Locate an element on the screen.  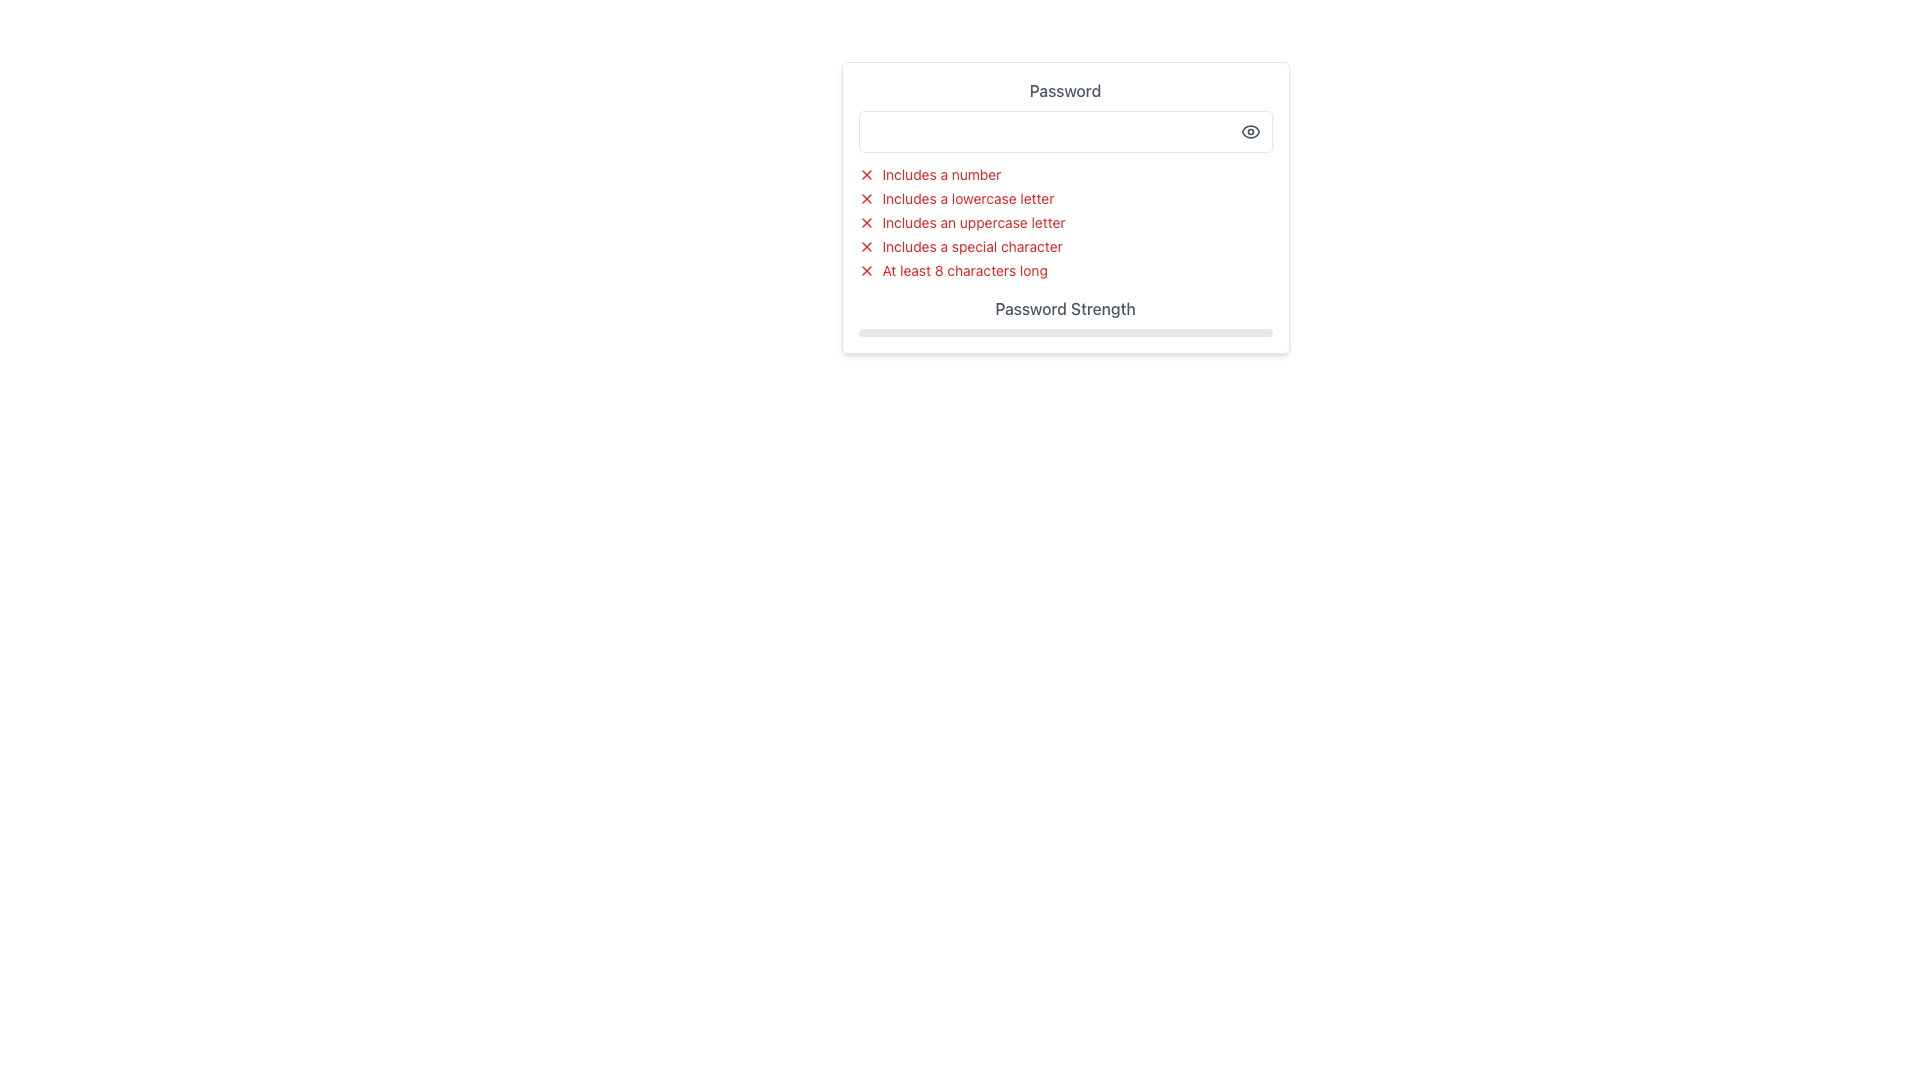
the button on the far-right side of the 'Password' input field is located at coordinates (1249, 131).